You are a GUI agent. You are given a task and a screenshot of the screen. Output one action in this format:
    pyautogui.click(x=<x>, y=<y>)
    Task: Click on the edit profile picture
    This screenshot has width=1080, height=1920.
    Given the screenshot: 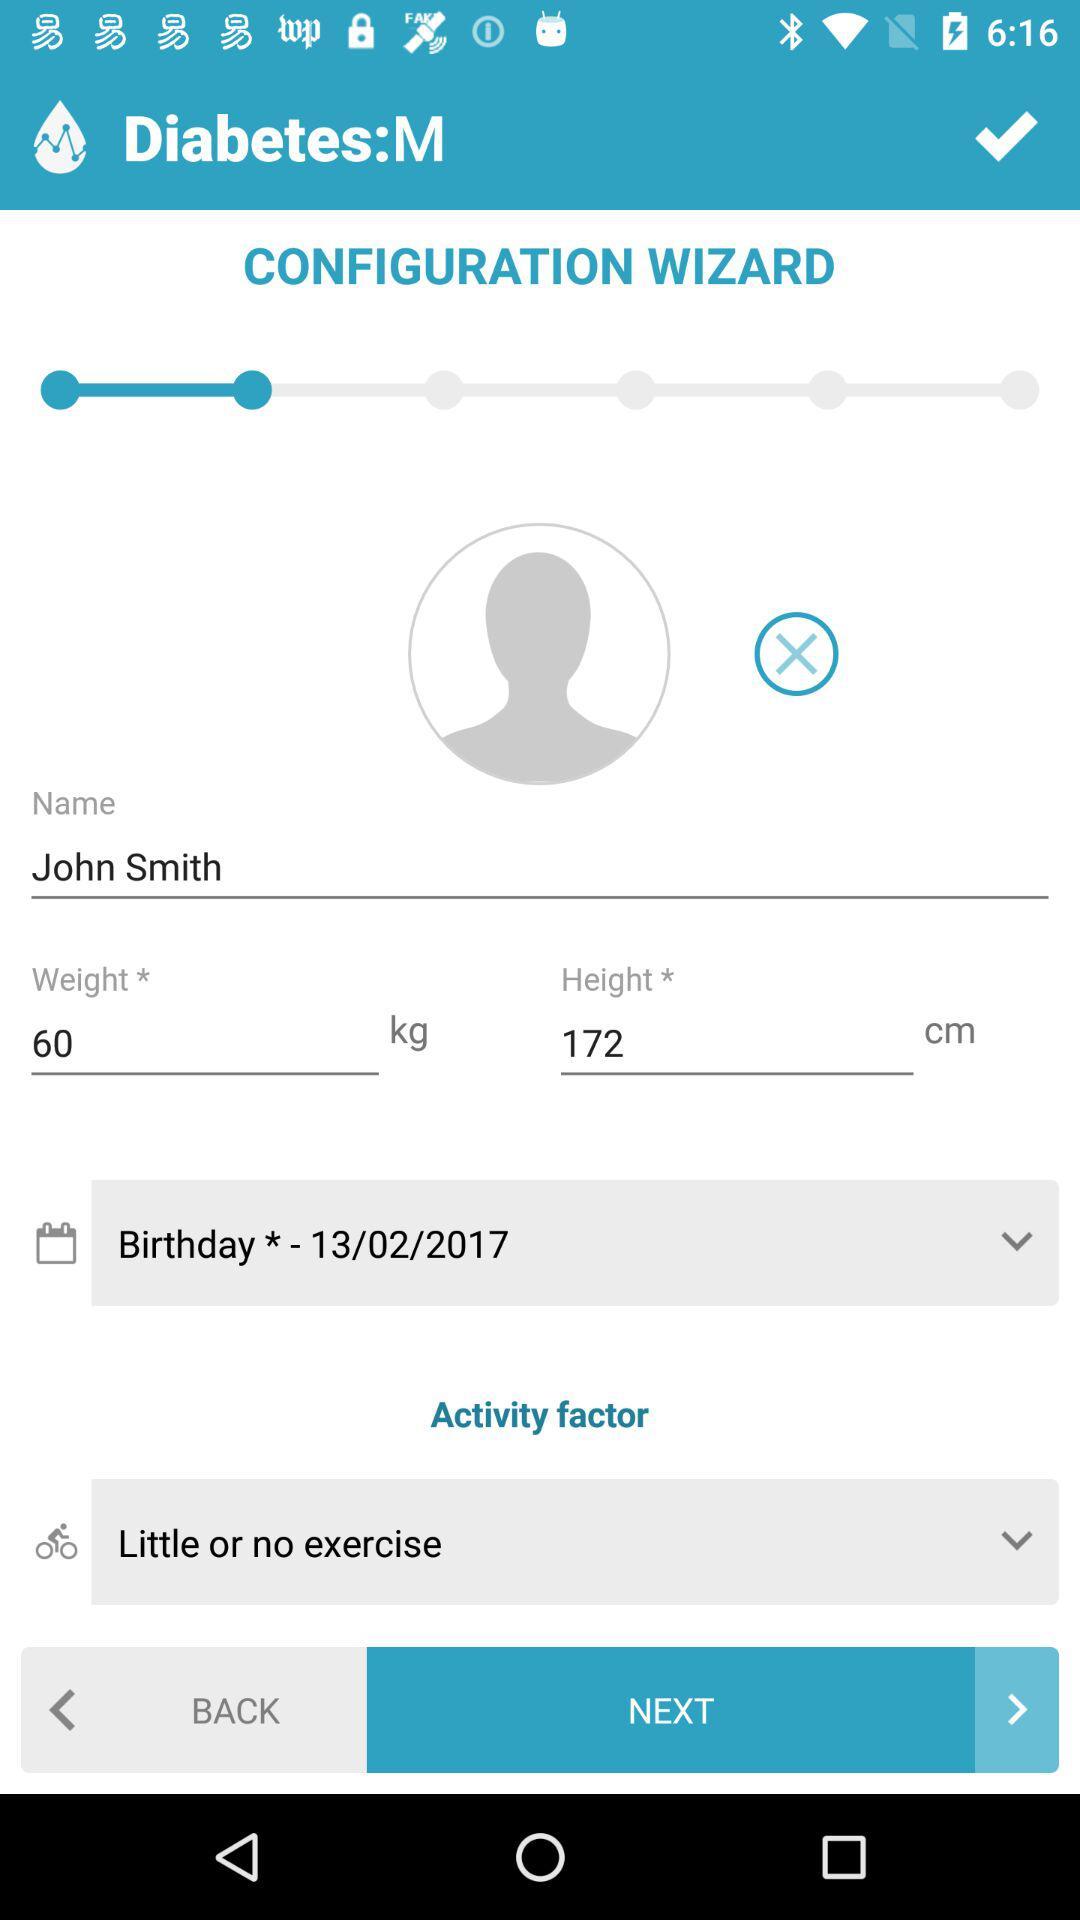 What is the action you would take?
    pyautogui.click(x=538, y=653)
    